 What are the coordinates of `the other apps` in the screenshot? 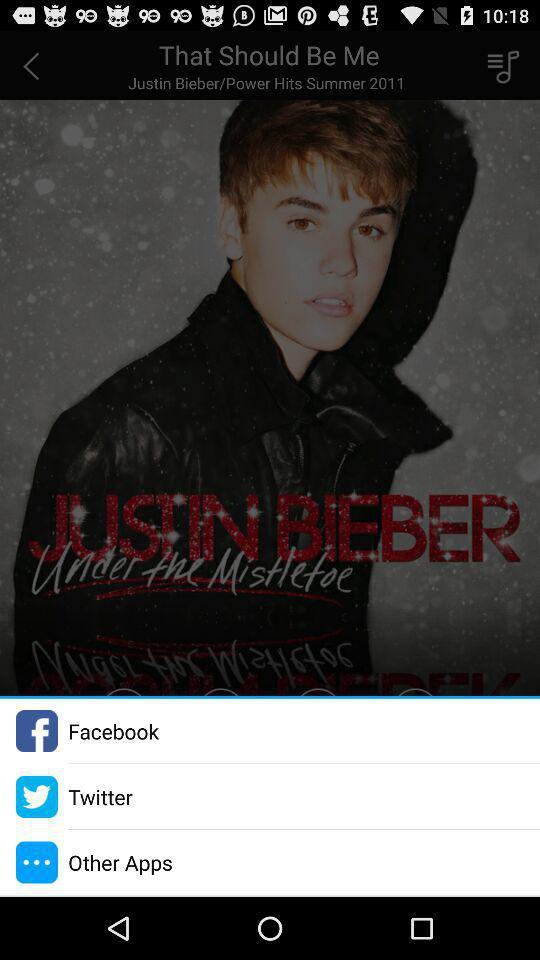 It's located at (120, 861).